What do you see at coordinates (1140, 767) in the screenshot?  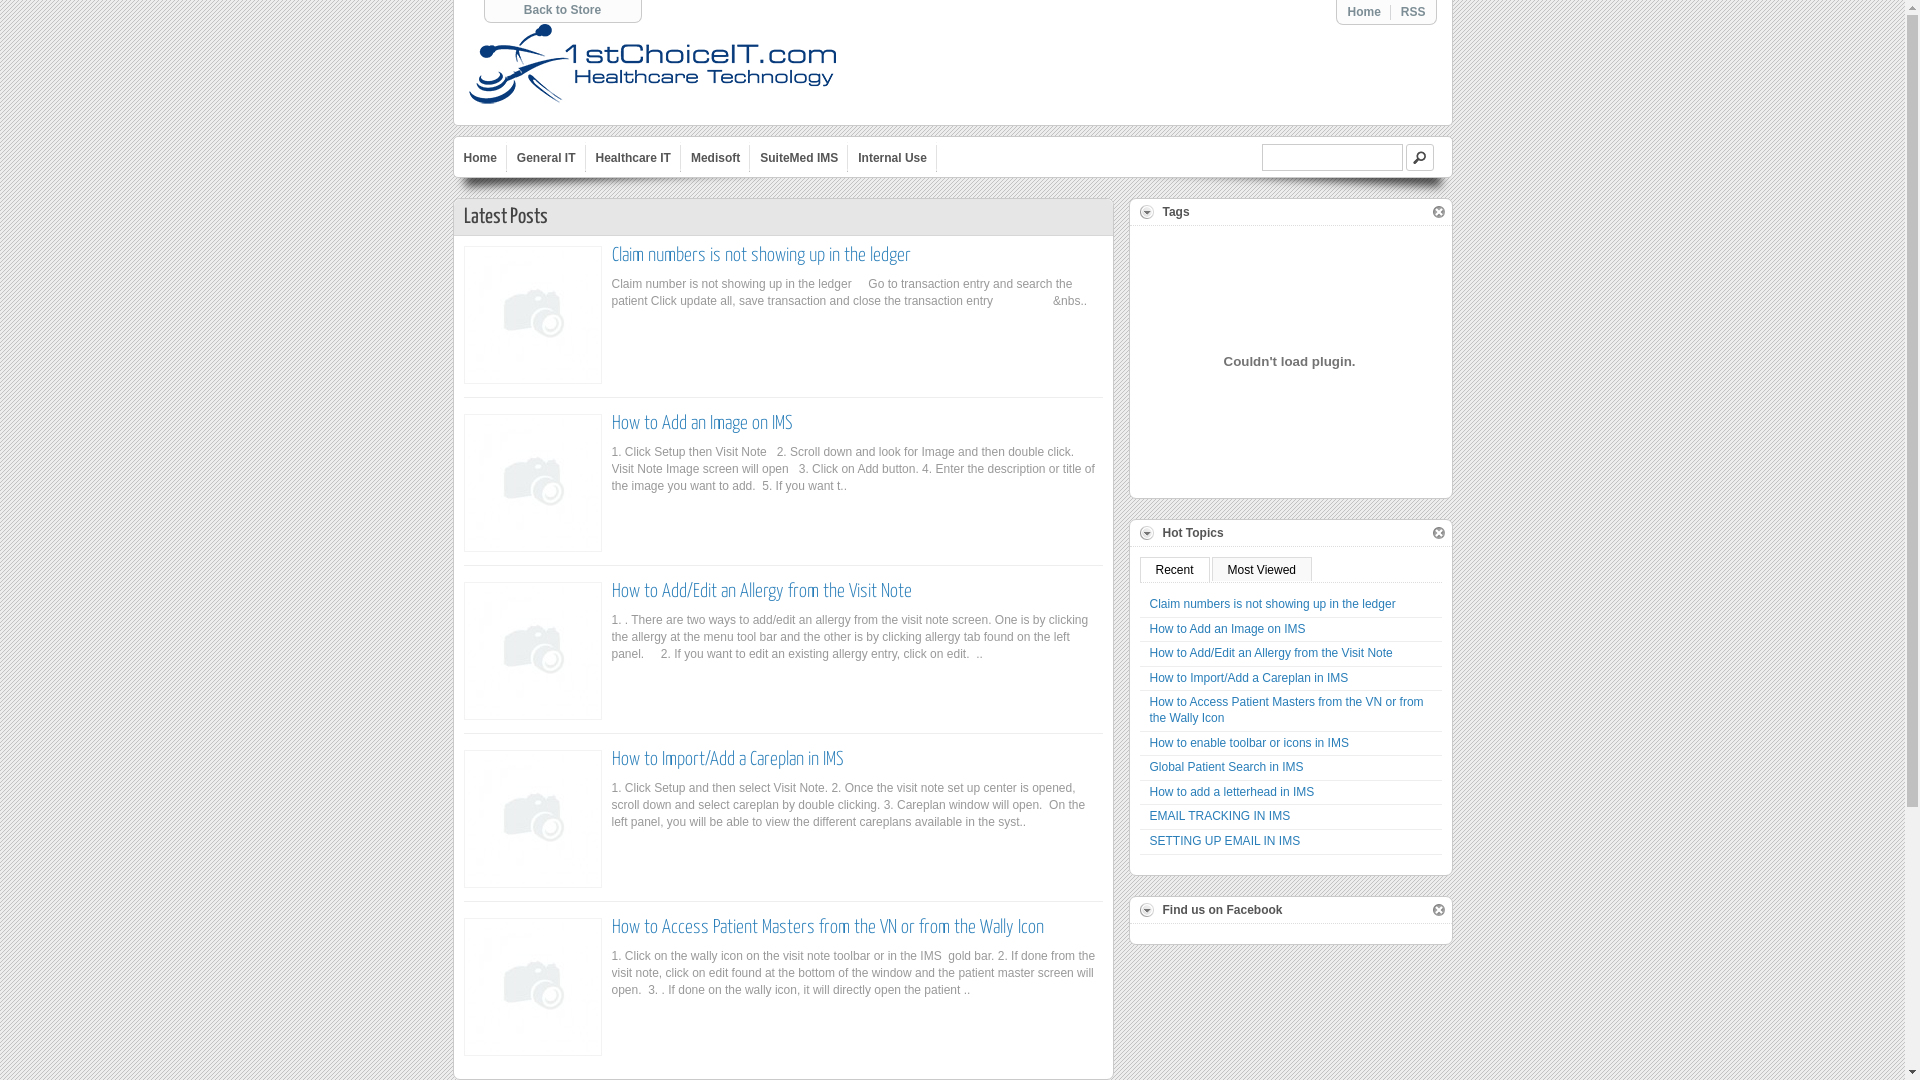 I see `'Global Patient Search in IMS'` at bounding box center [1140, 767].